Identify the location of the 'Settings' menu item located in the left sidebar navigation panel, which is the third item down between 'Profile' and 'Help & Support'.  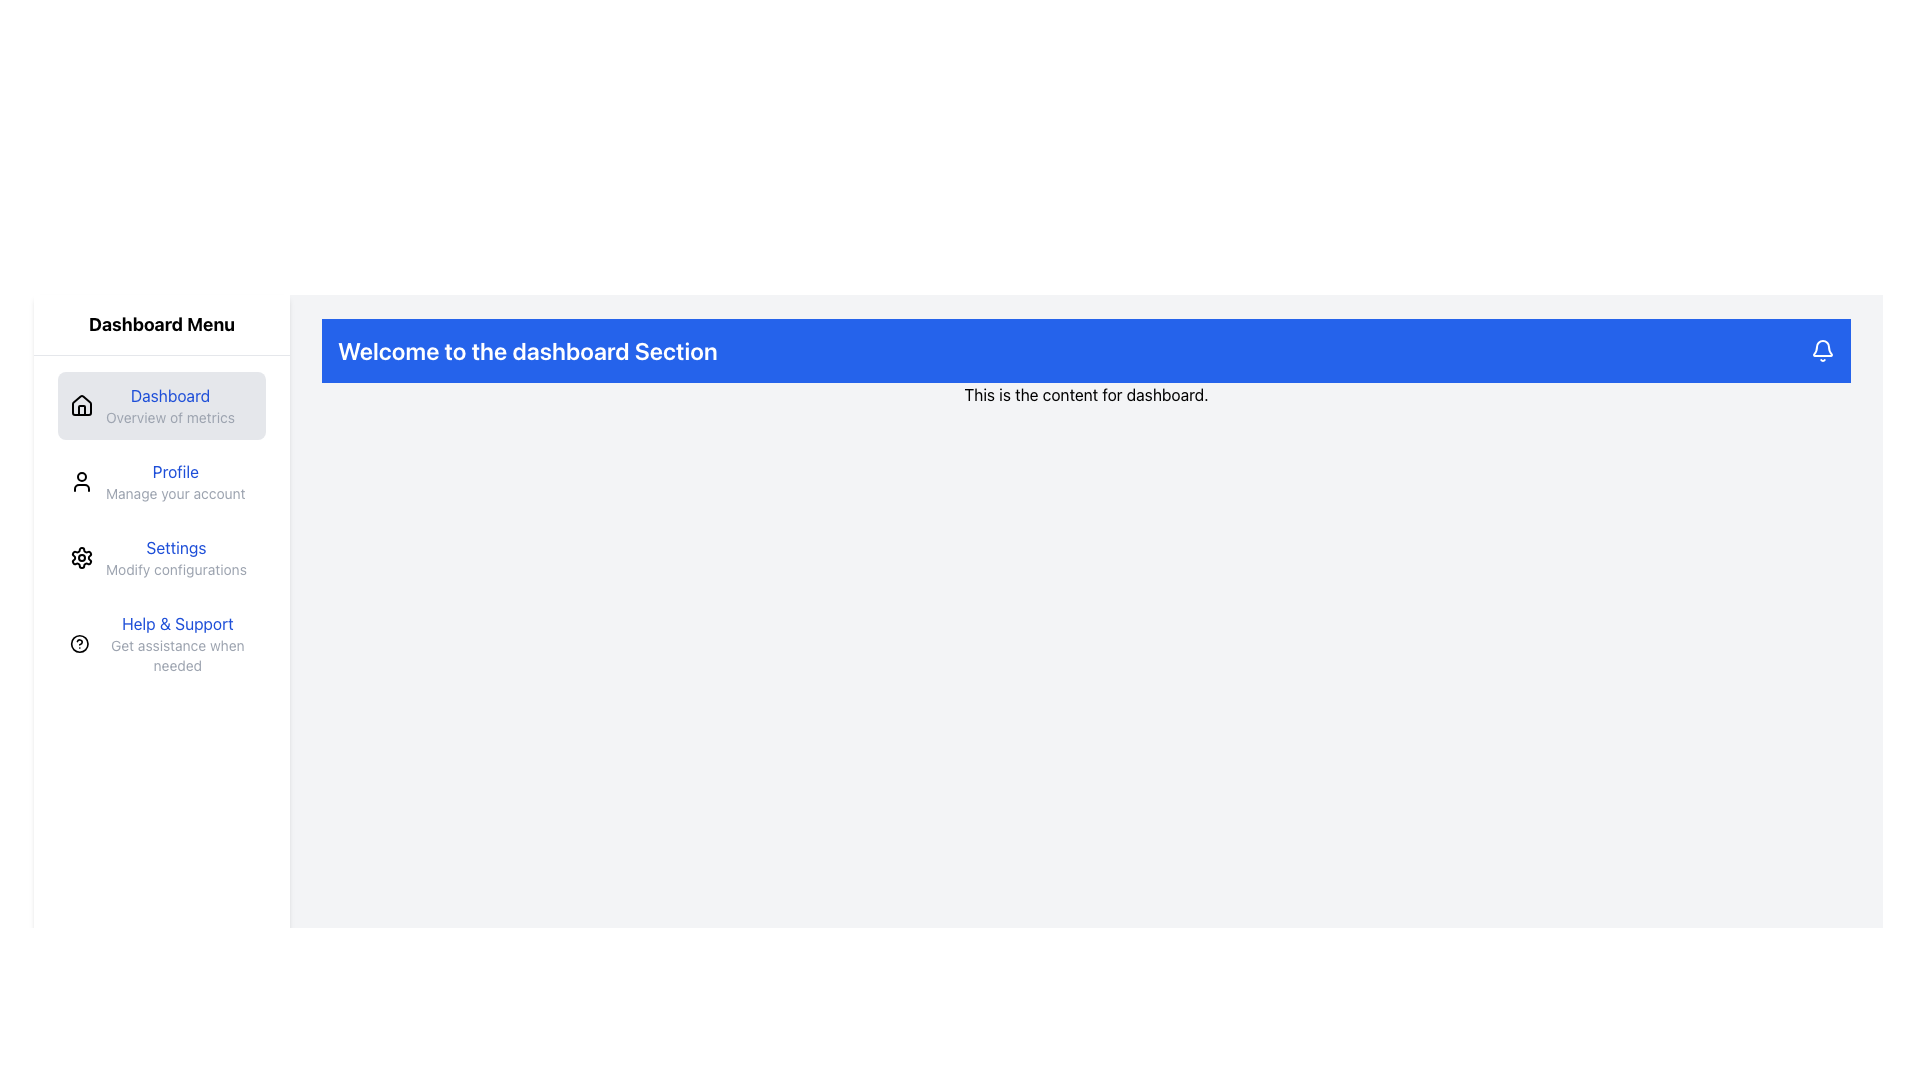
(176, 558).